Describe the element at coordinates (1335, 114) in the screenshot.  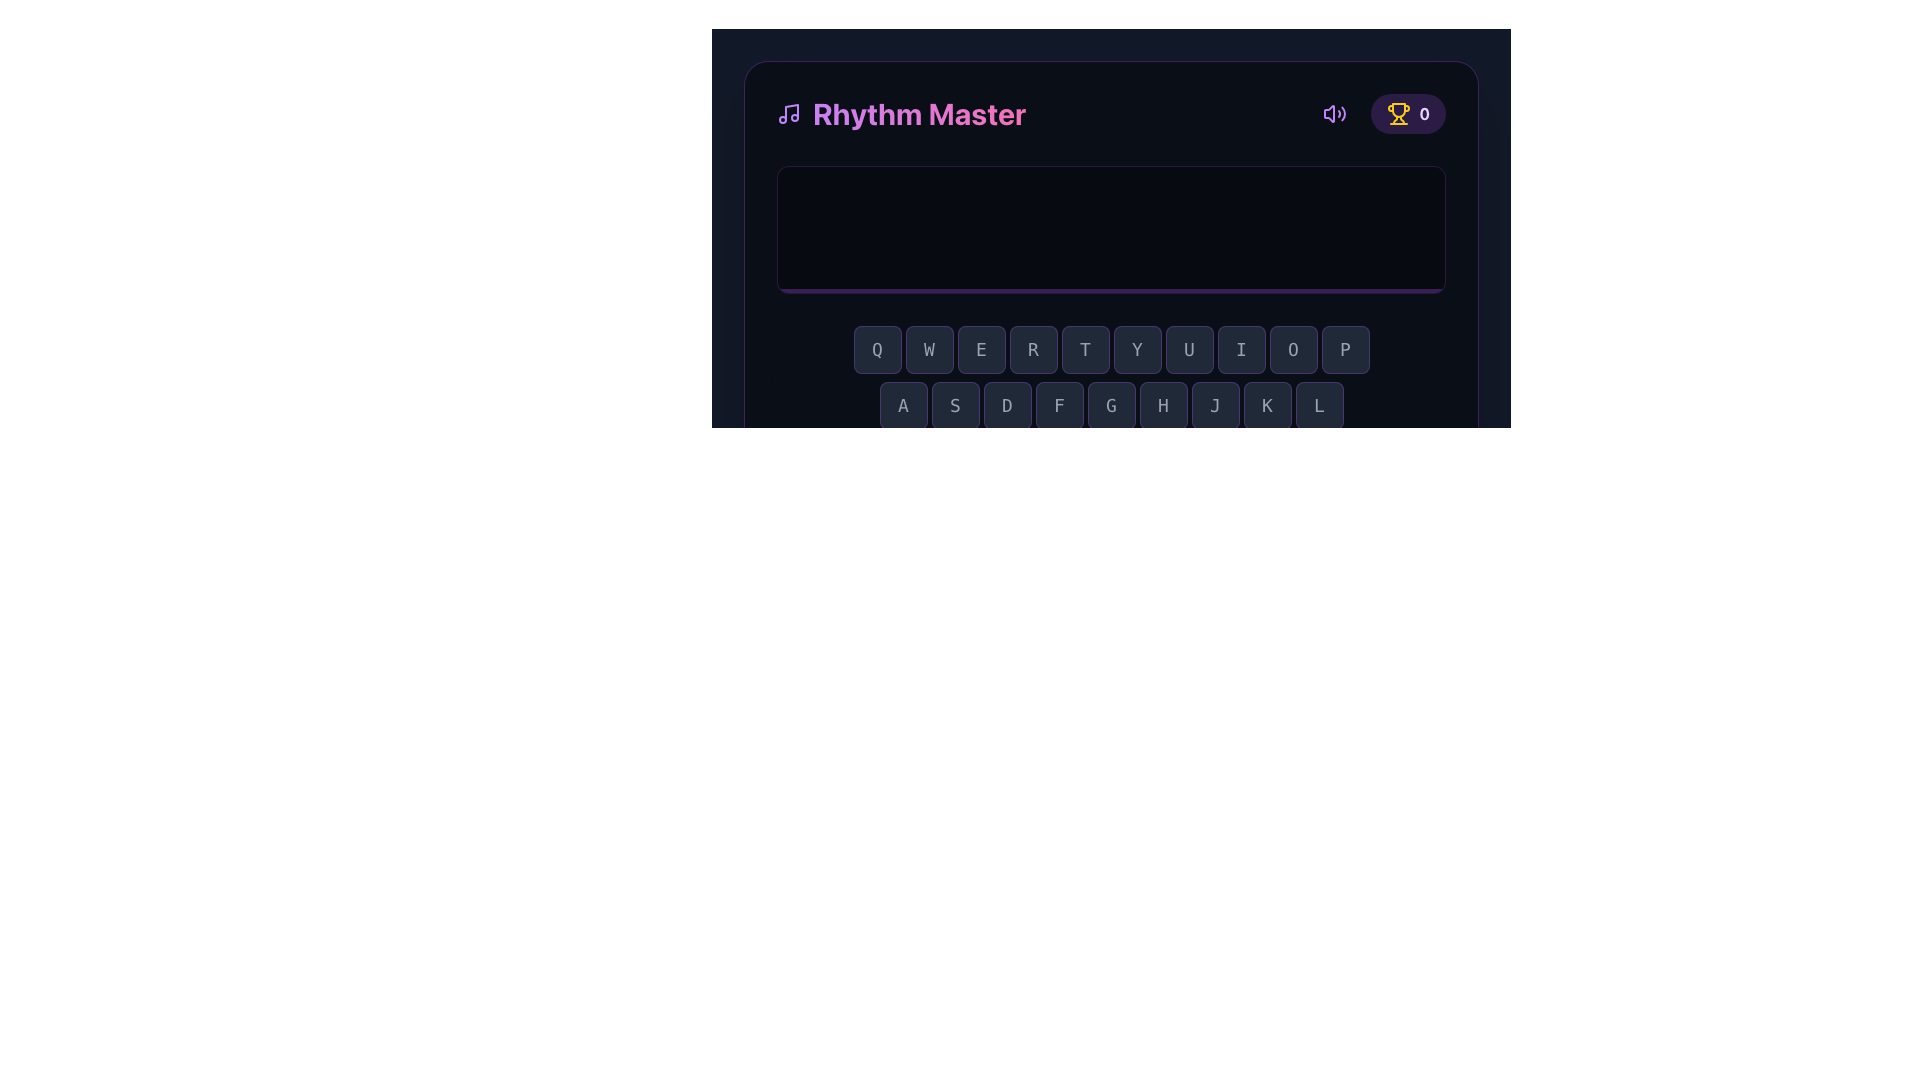
I see `the sound toggle button located at the top-right corner of the application interface` at that location.